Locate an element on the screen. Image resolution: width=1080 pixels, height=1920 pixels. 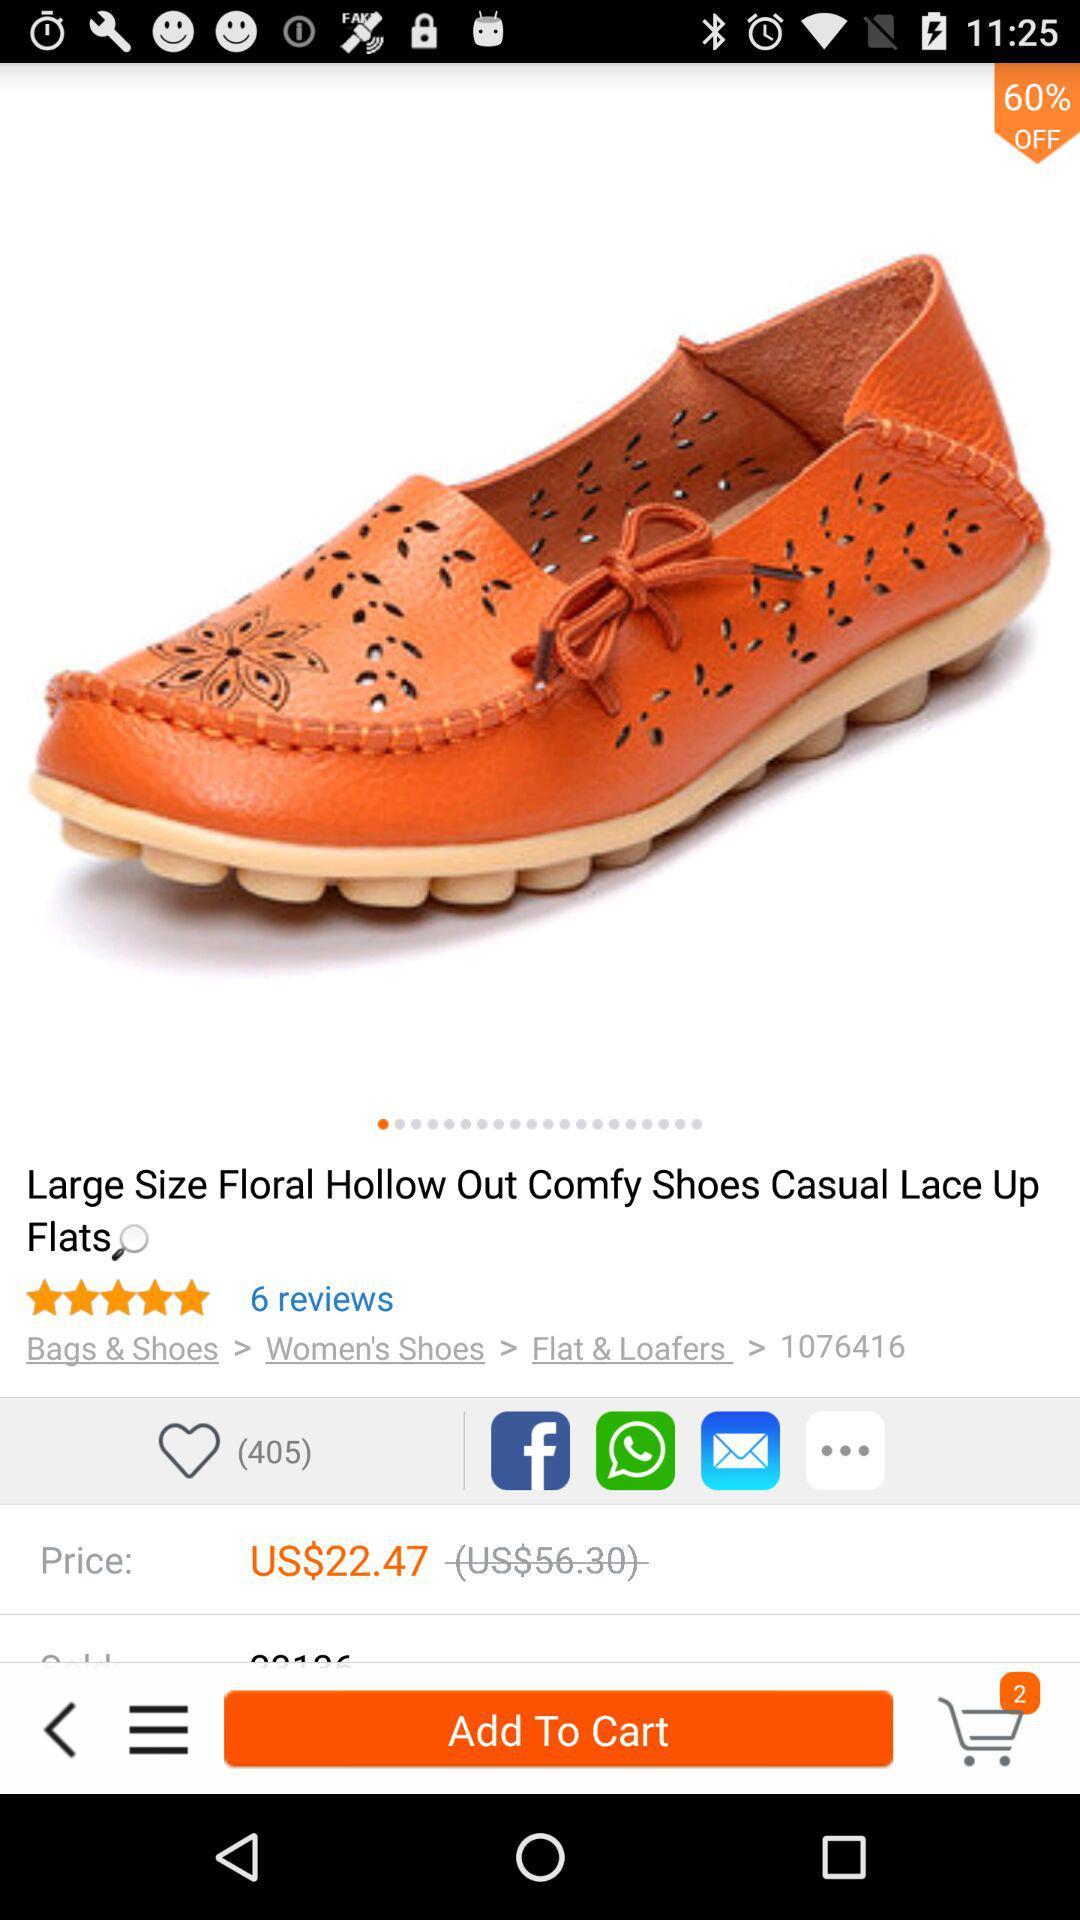
skip to 14th picture is located at coordinates (596, 1124).